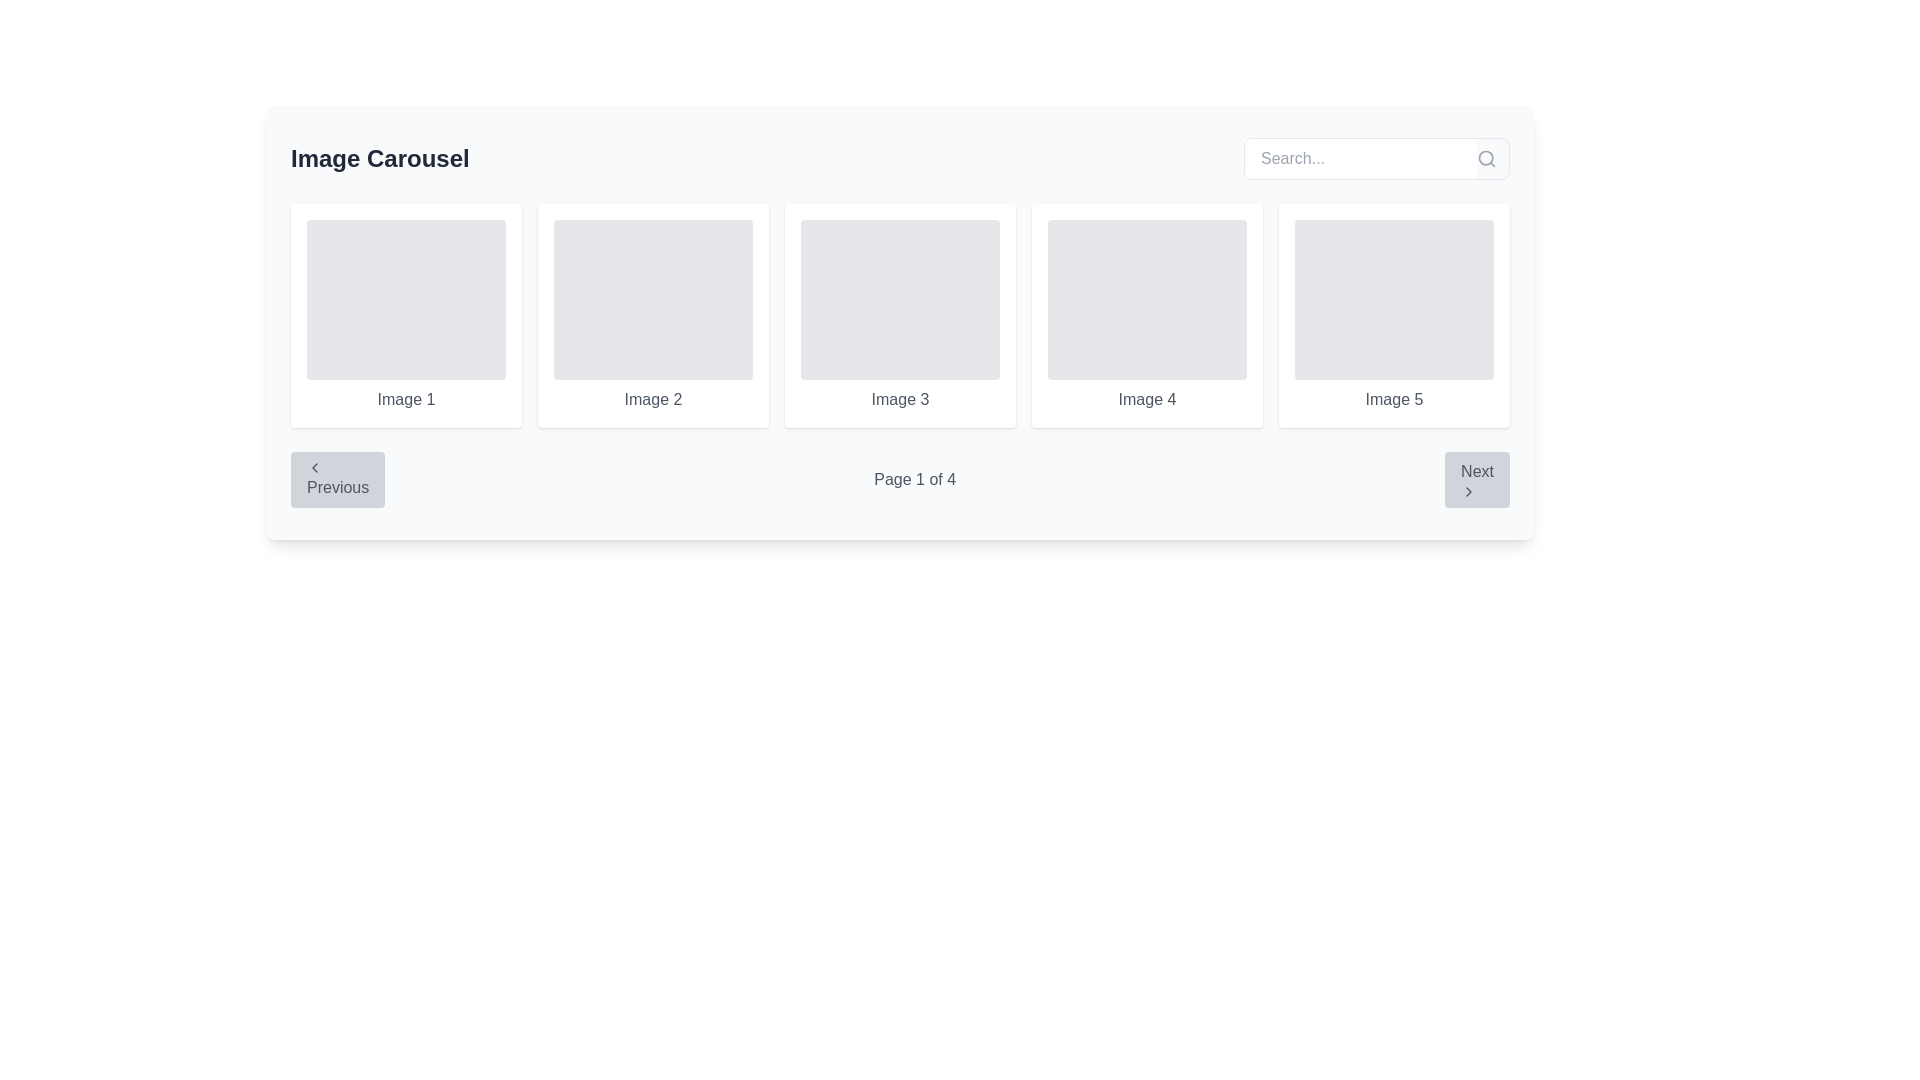 The width and height of the screenshot is (1920, 1080). What do you see at coordinates (914, 479) in the screenshot?
I see `the textual indicator displaying 'Page 1 of 4', located centrally below the image carousel` at bounding box center [914, 479].